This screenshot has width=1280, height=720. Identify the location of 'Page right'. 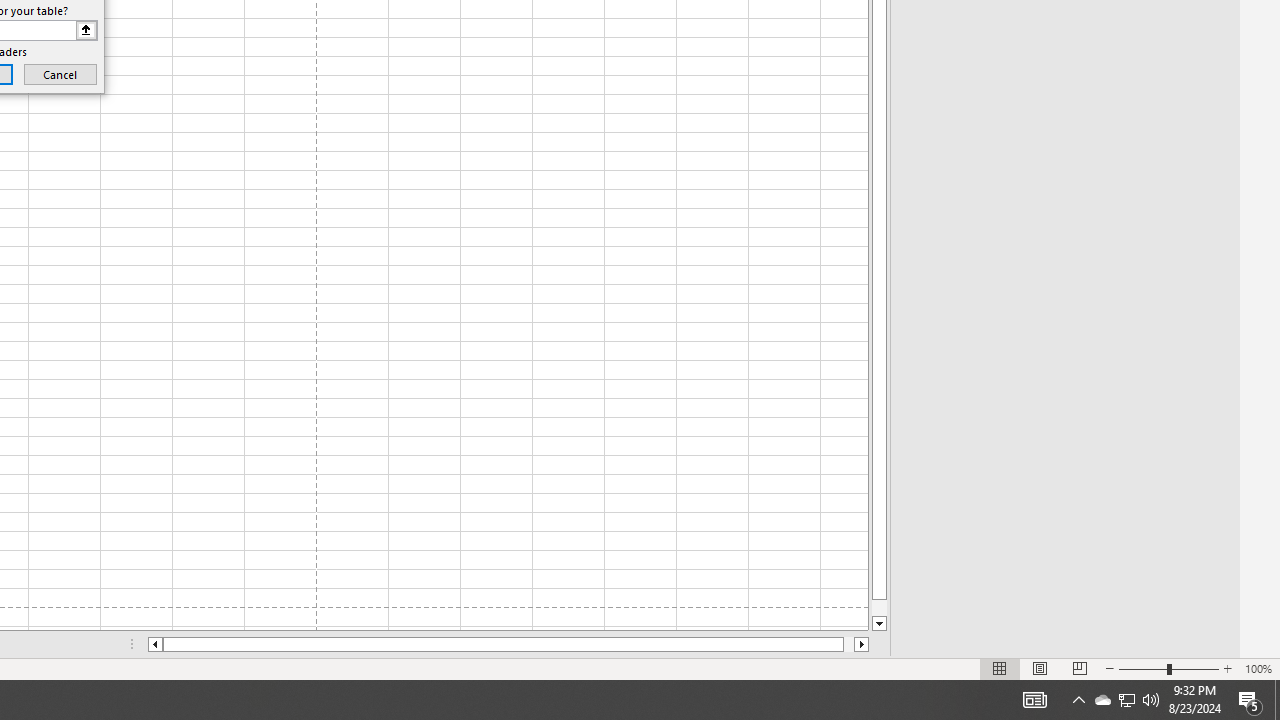
(848, 644).